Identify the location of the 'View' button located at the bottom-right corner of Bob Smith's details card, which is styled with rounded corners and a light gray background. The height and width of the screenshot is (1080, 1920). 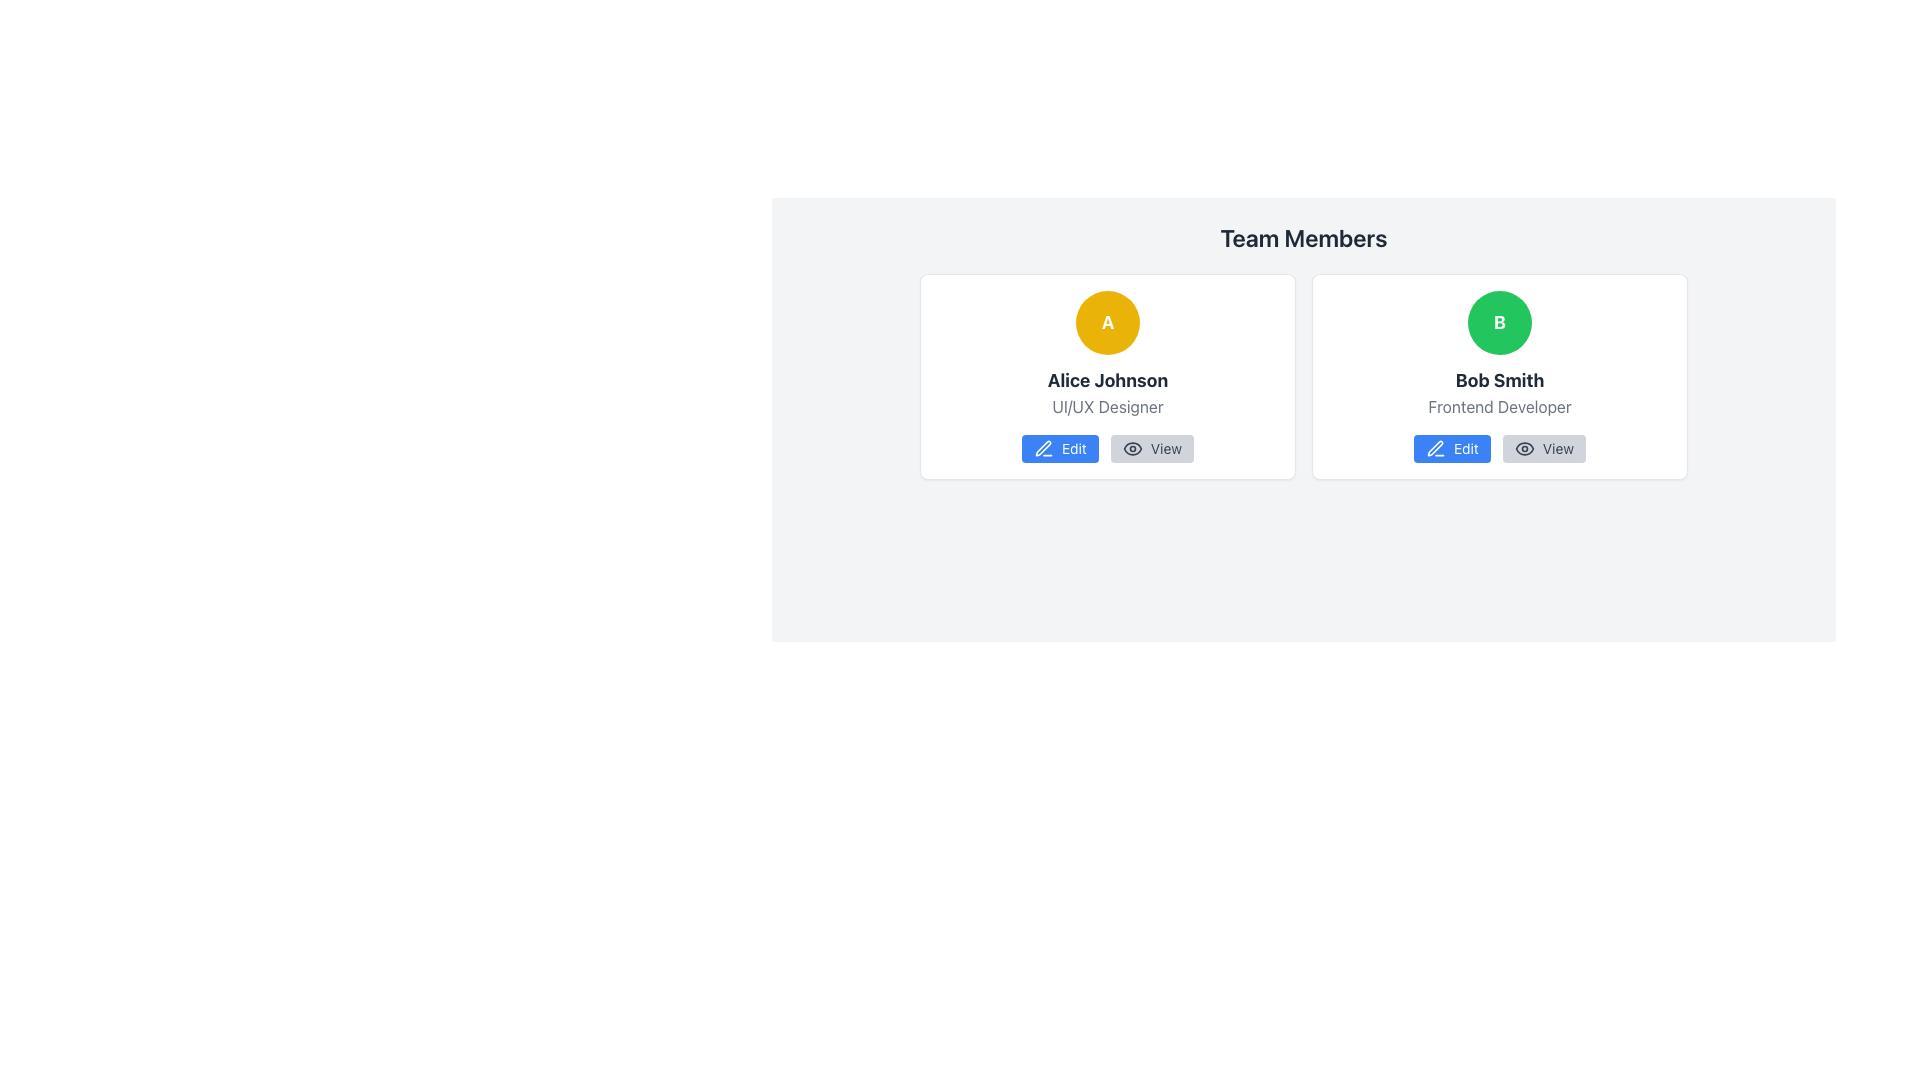
(1543, 447).